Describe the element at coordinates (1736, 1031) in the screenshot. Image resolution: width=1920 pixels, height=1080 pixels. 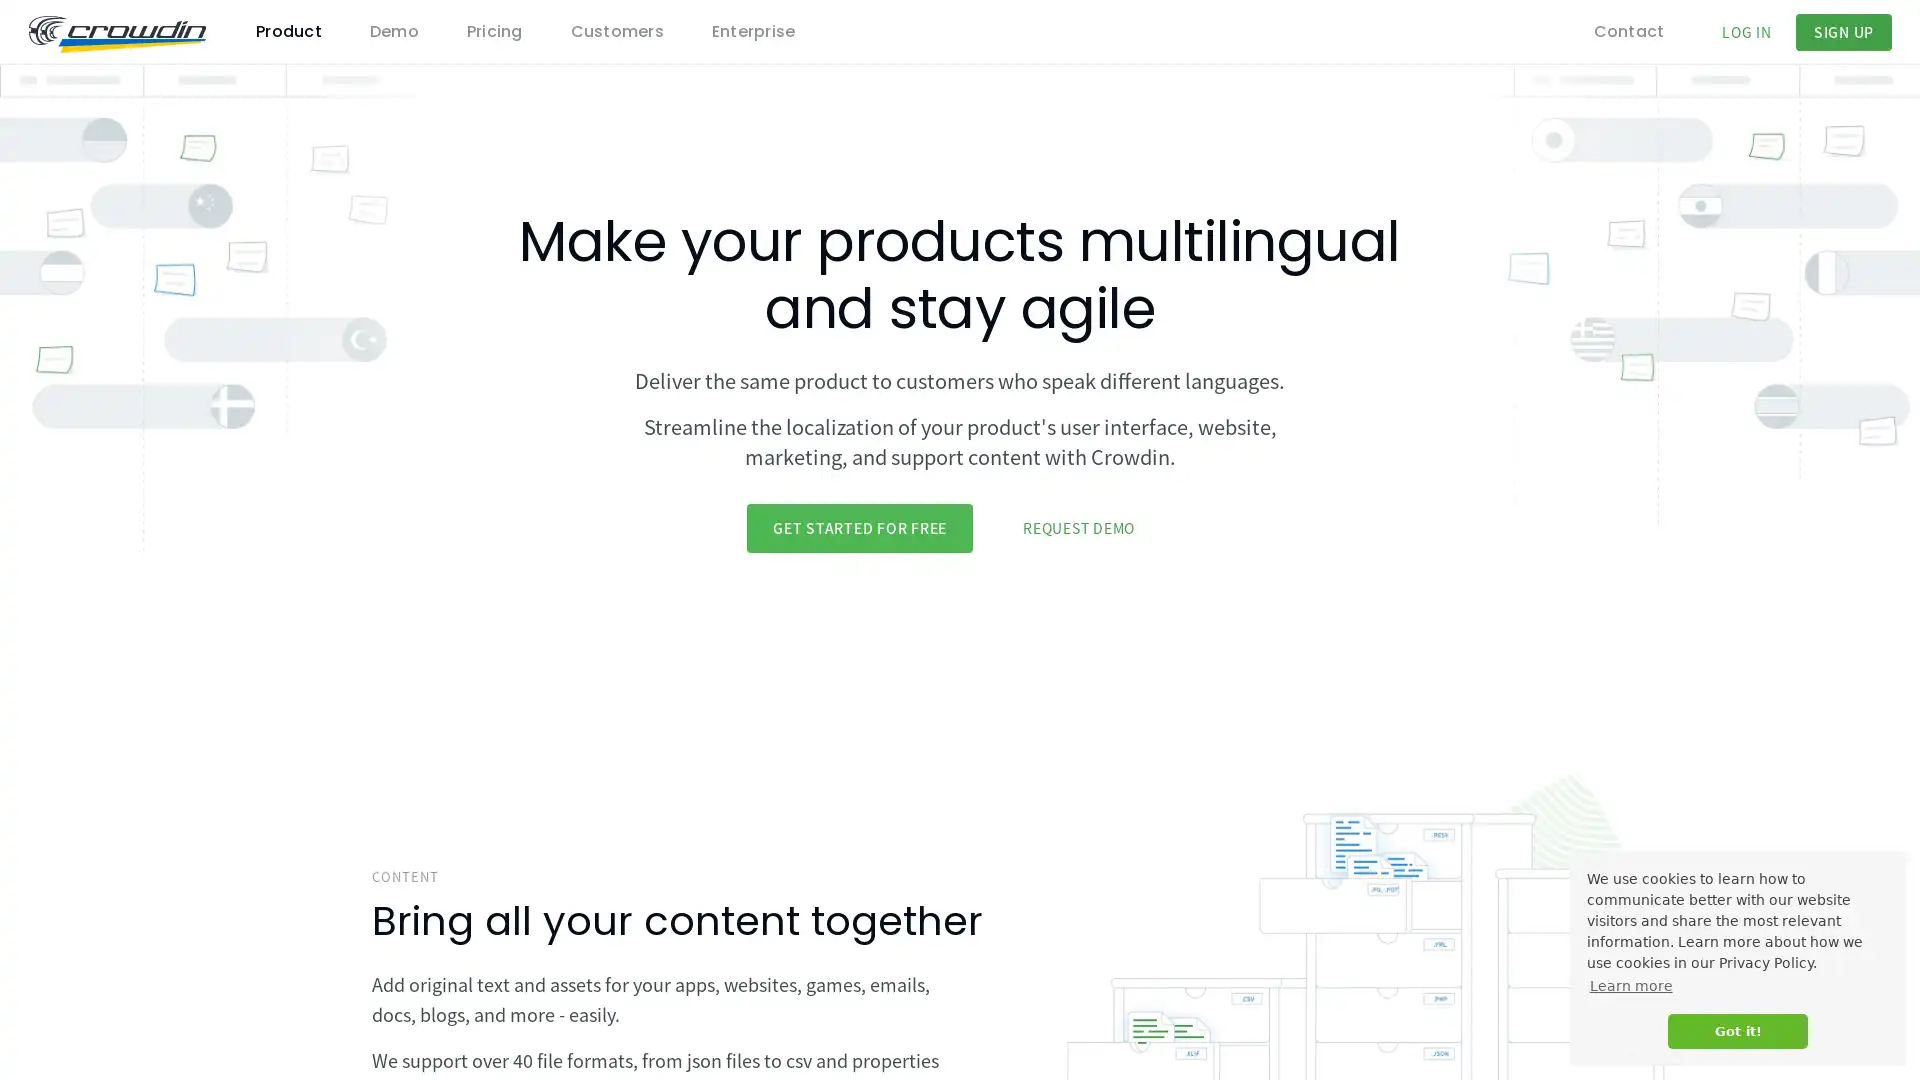
I see `dismiss cookie message` at that location.